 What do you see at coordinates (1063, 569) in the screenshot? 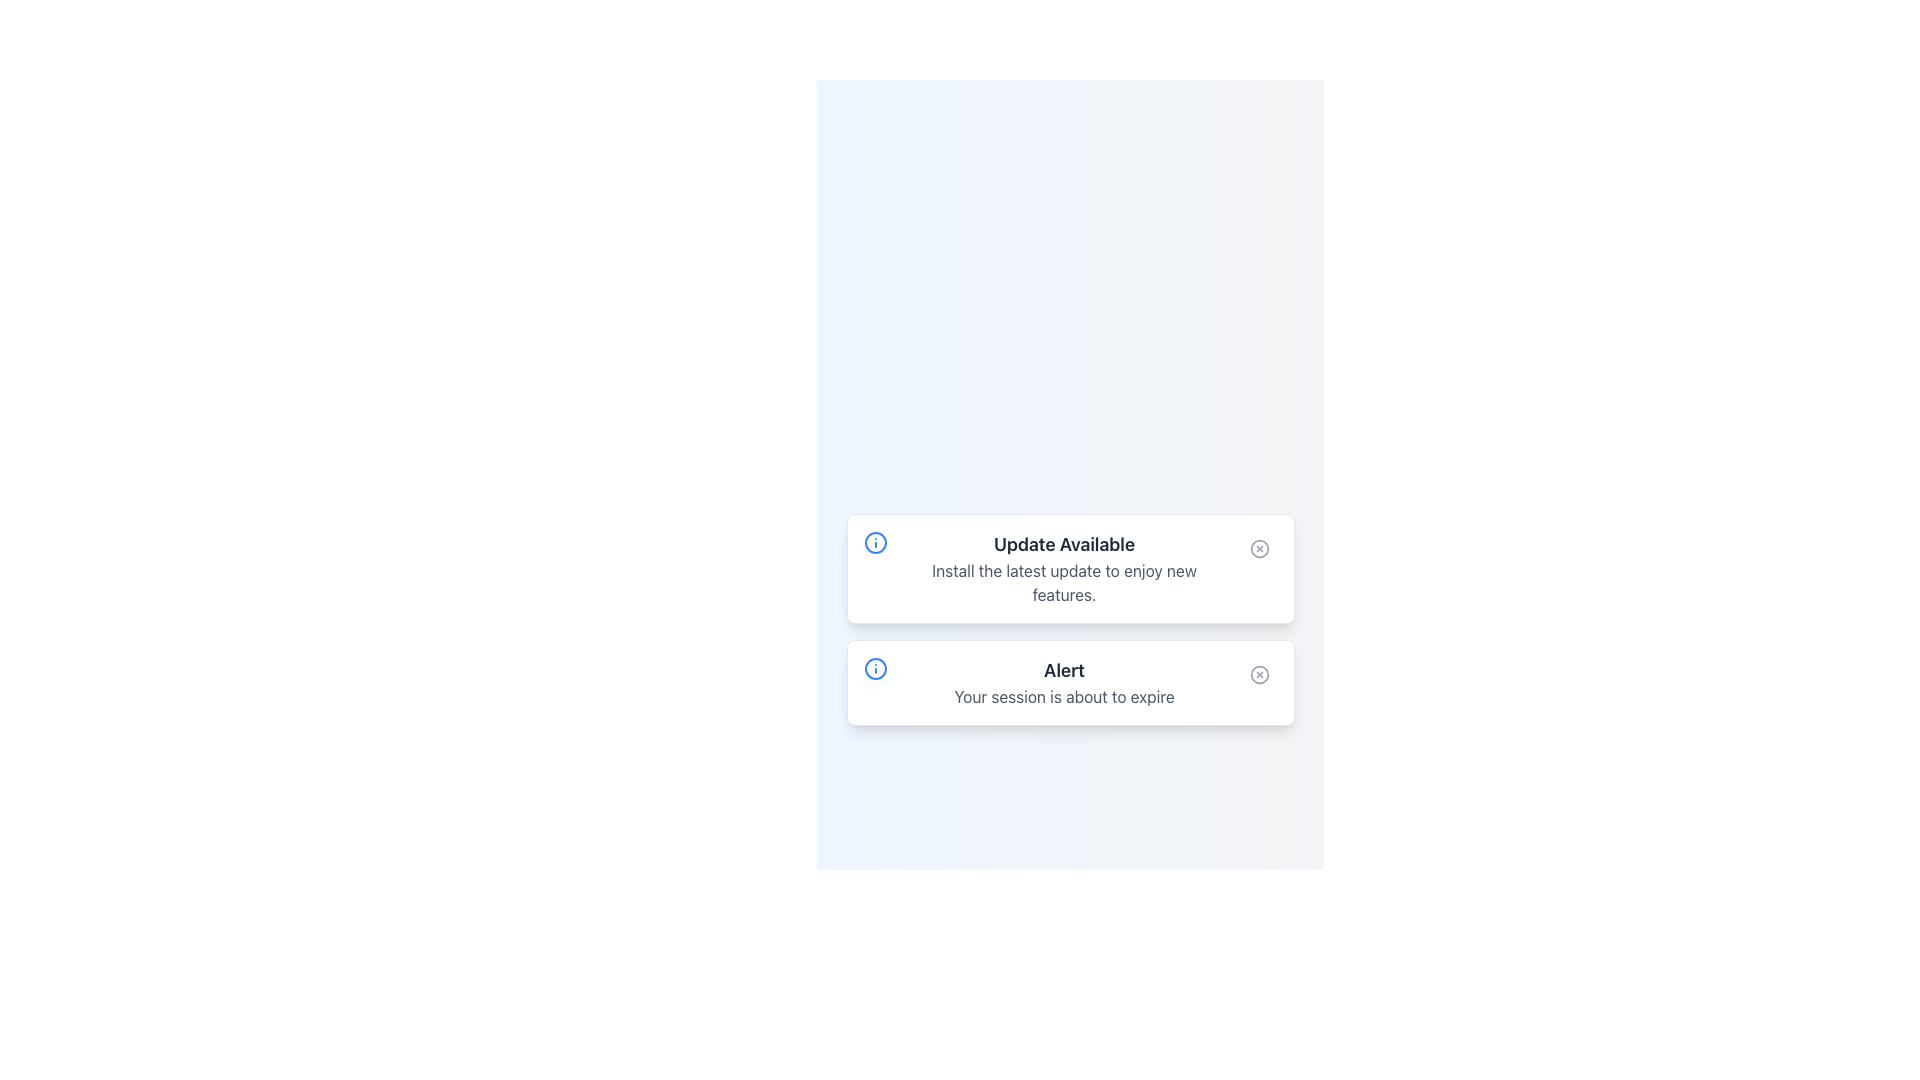
I see `notification from the text block that states 'Update Available' and 'Install the latest update to enjoy new features.'` at bounding box center [1063, 569].